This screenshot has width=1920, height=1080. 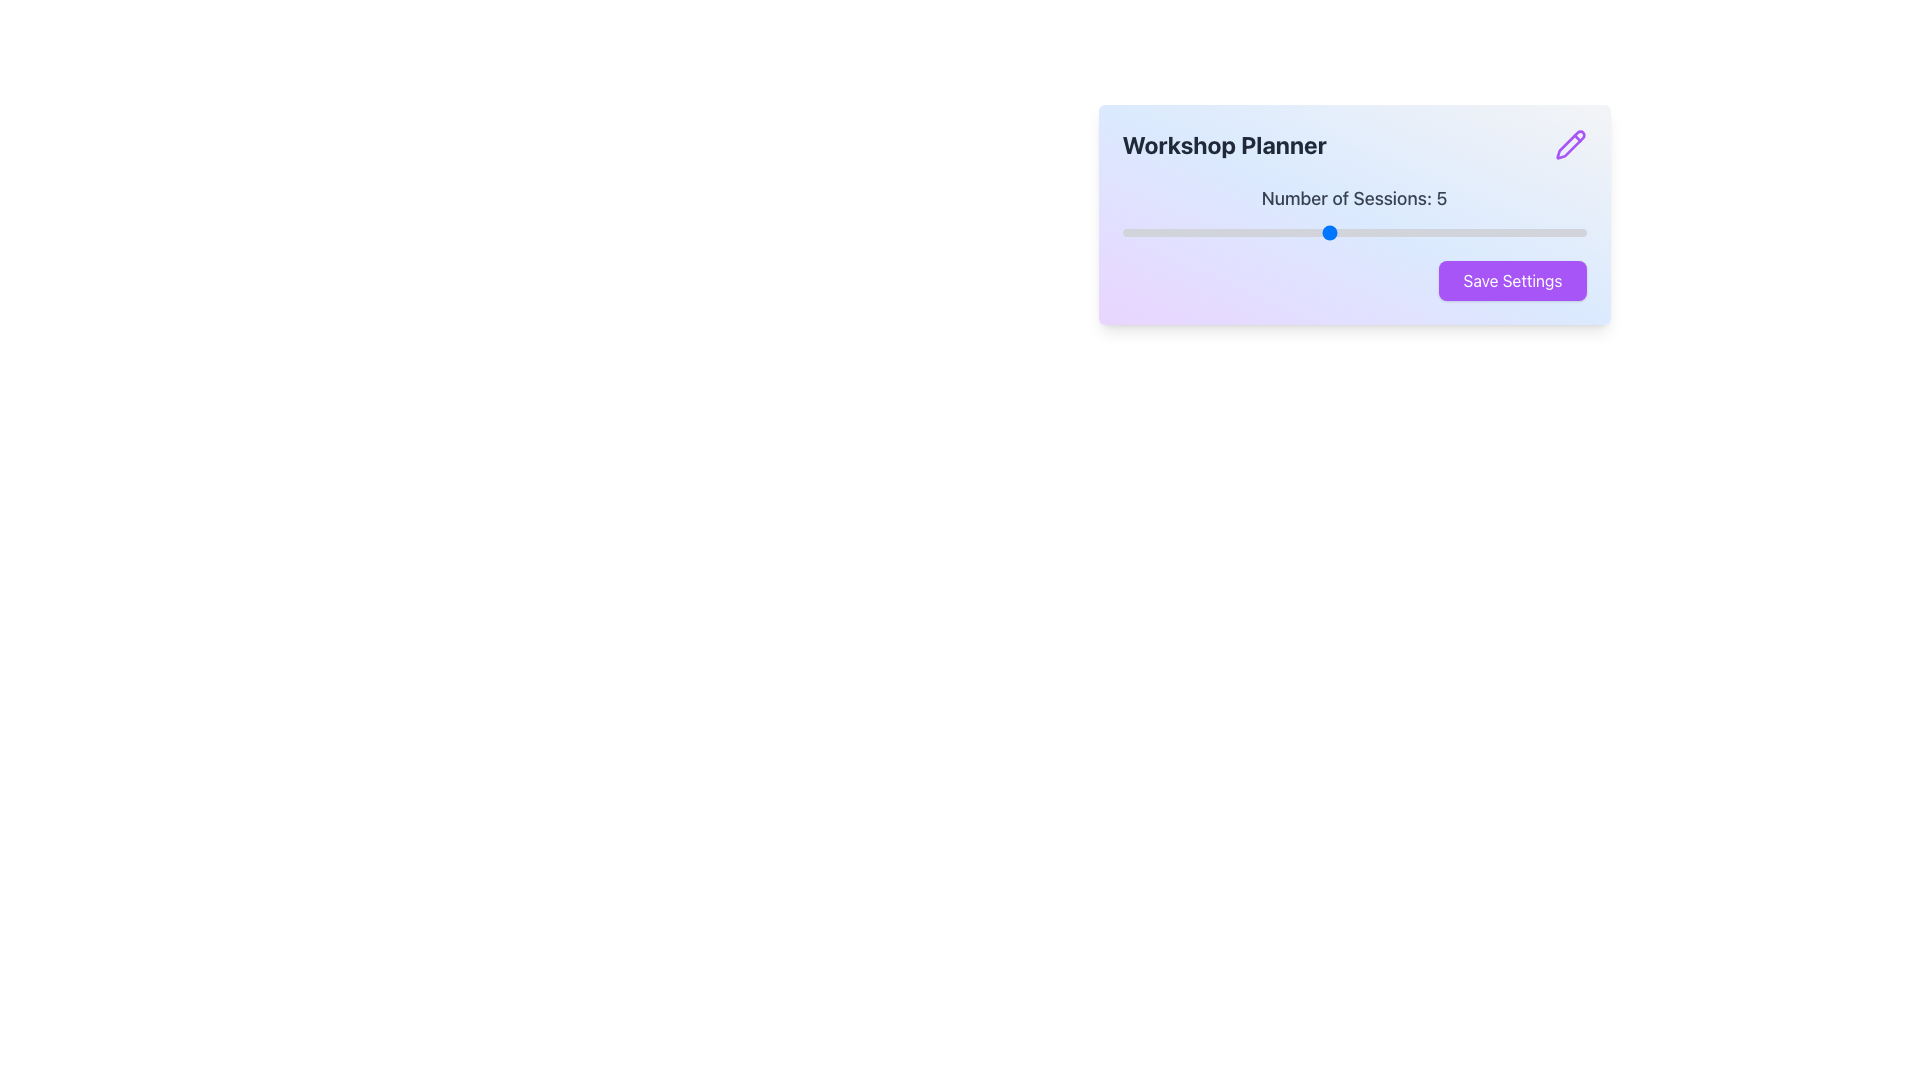 I want to click on the number of sessions, so click(x=1224, y=231).